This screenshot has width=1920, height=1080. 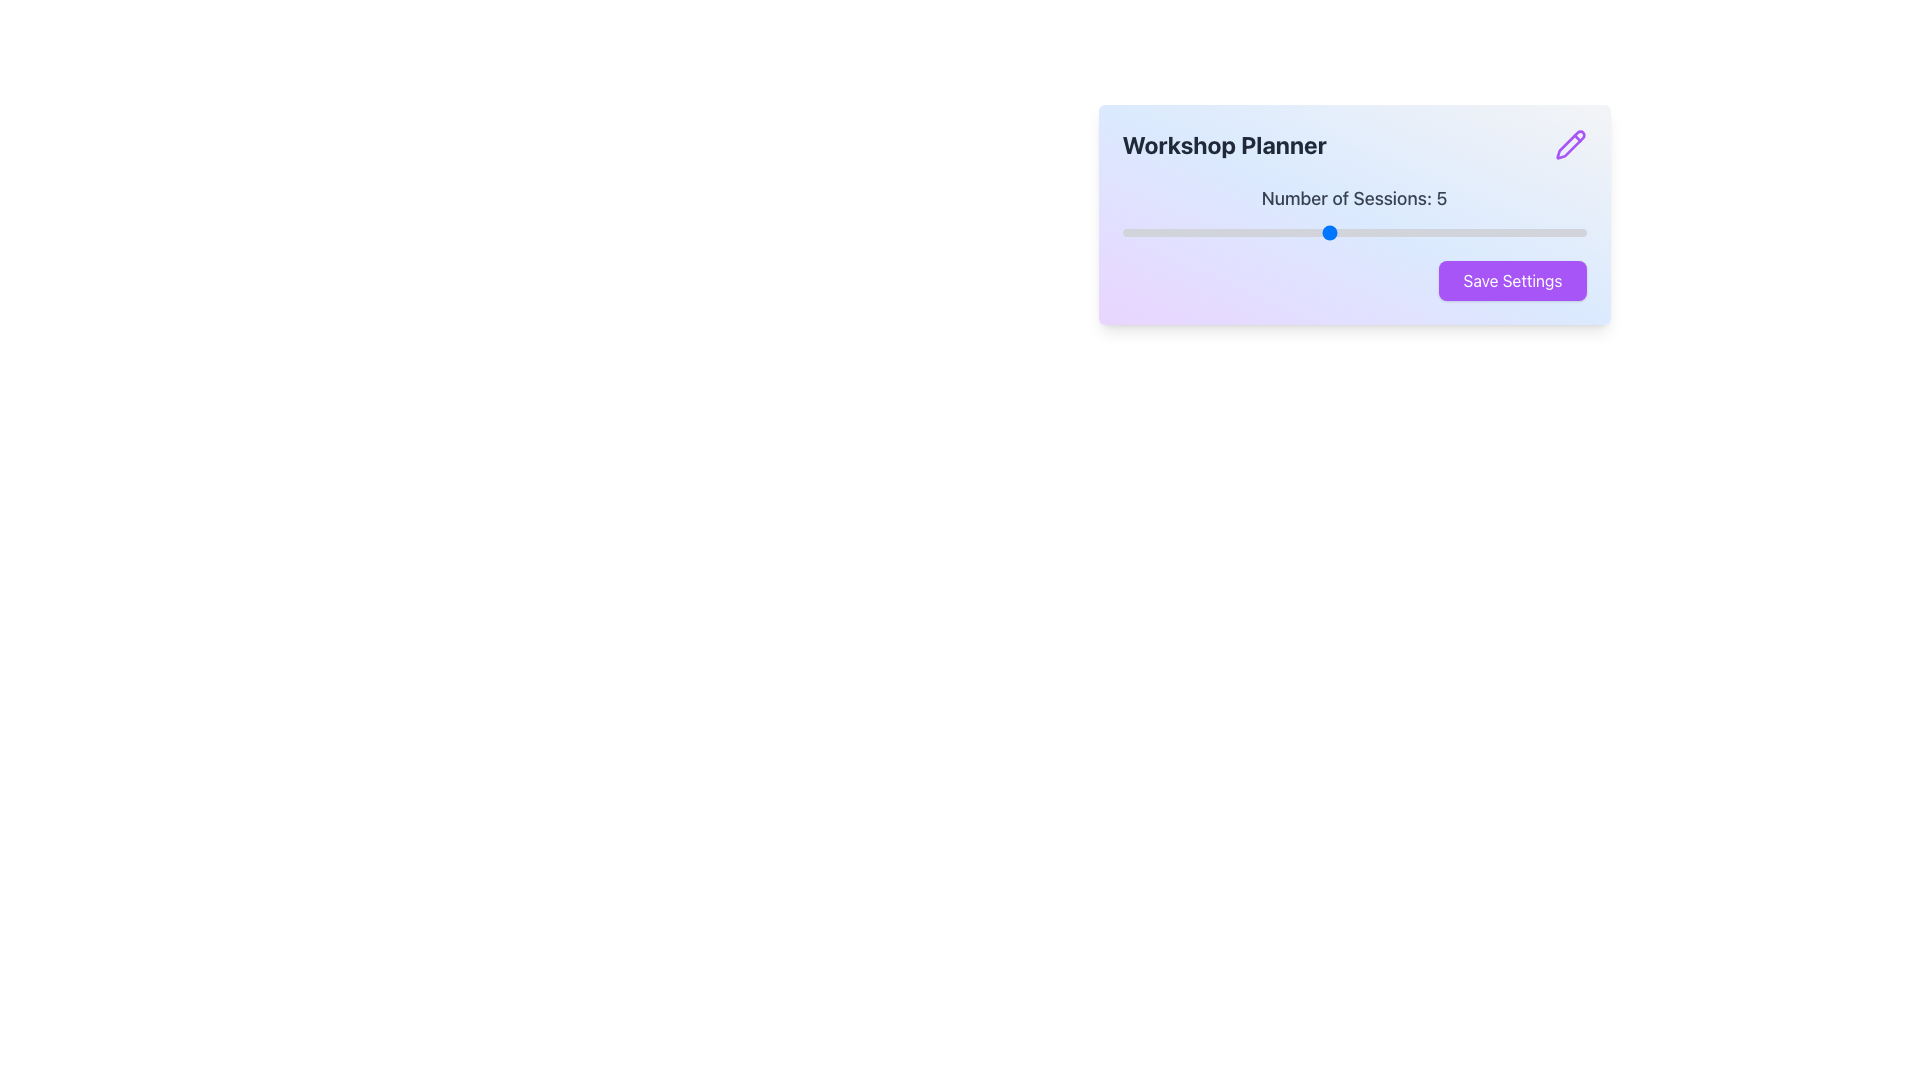 I want to click on the number of sessions, so click(x=1224, y=231).